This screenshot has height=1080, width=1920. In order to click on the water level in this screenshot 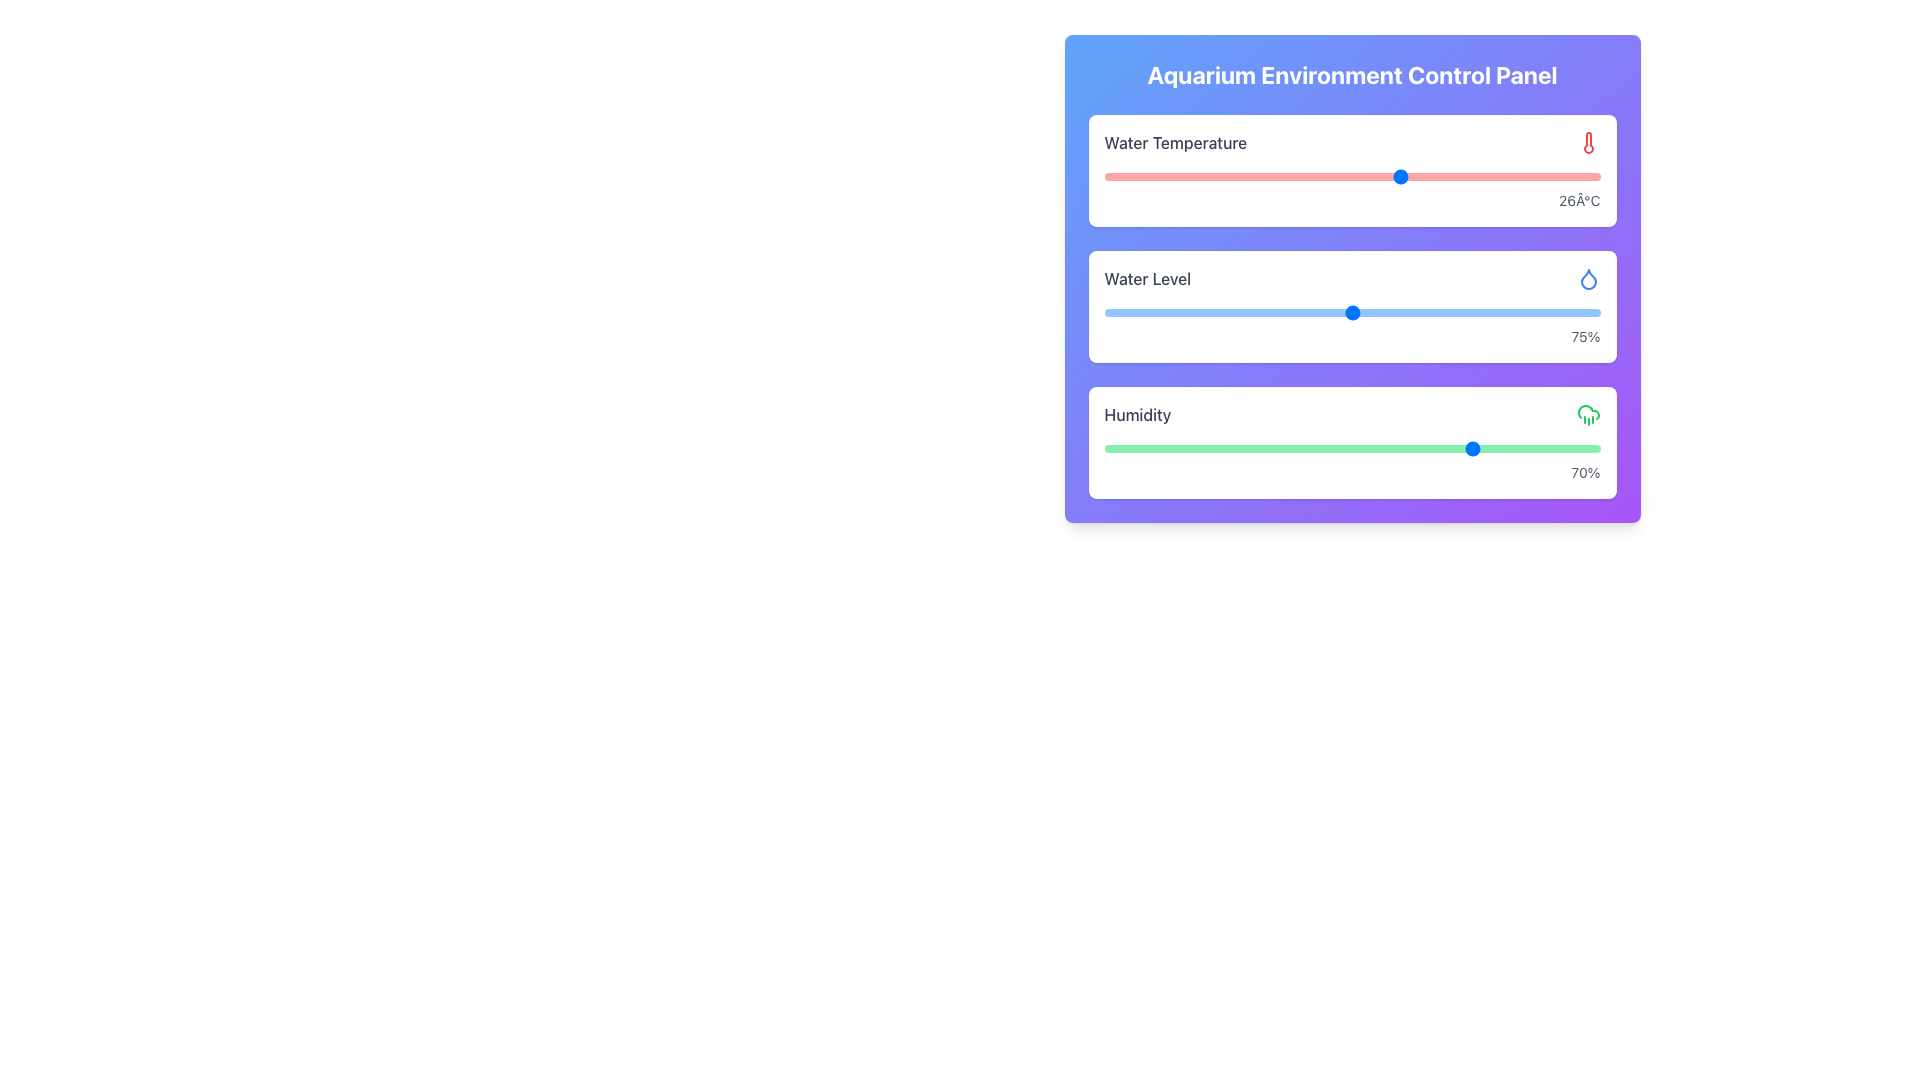, I will do `click(1381, 312)`.